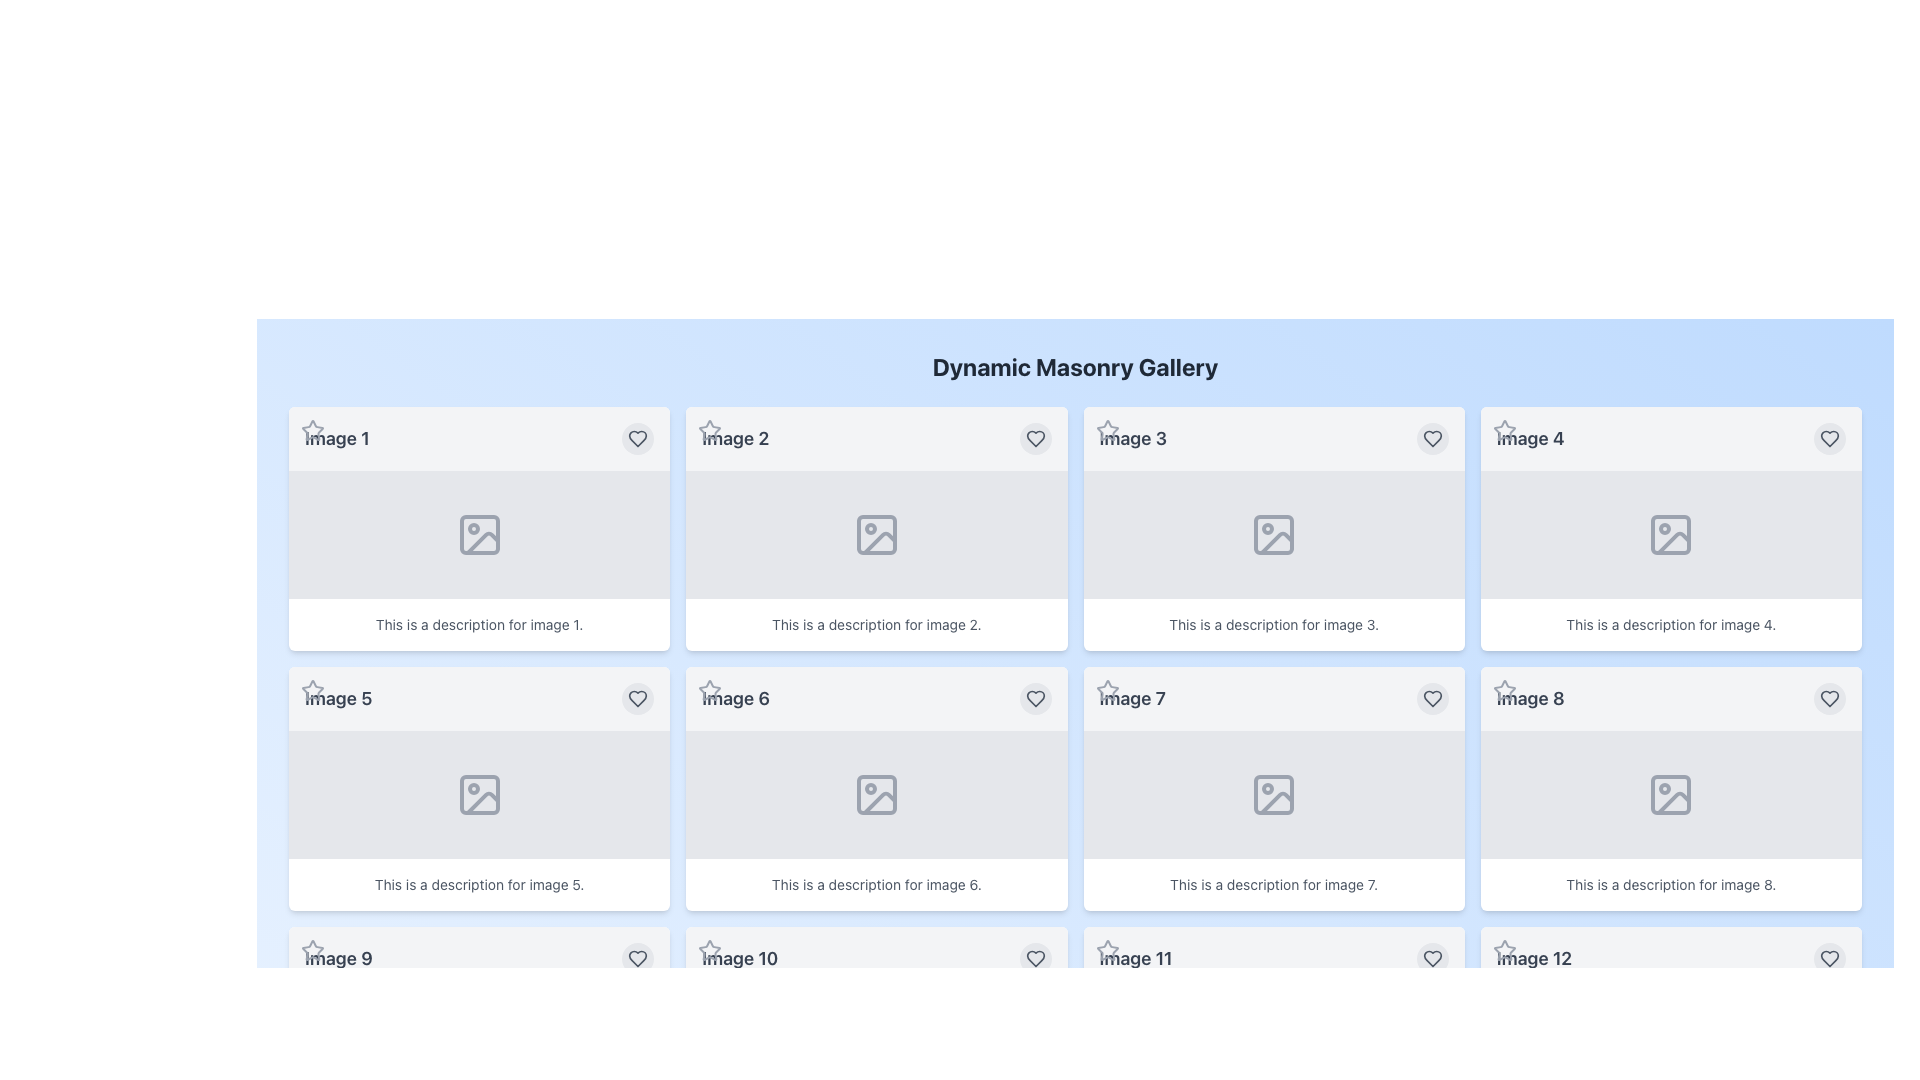 The image size is (1920, 1080). What do you see at coordinates (338, 958) in the screenshot?
I see `the text label that reads 'Image 9', which is styled with a medium font size, bold typography, and a gray color, located in the third row and first column of a masonry gallery` at bounding box center [338, 958].